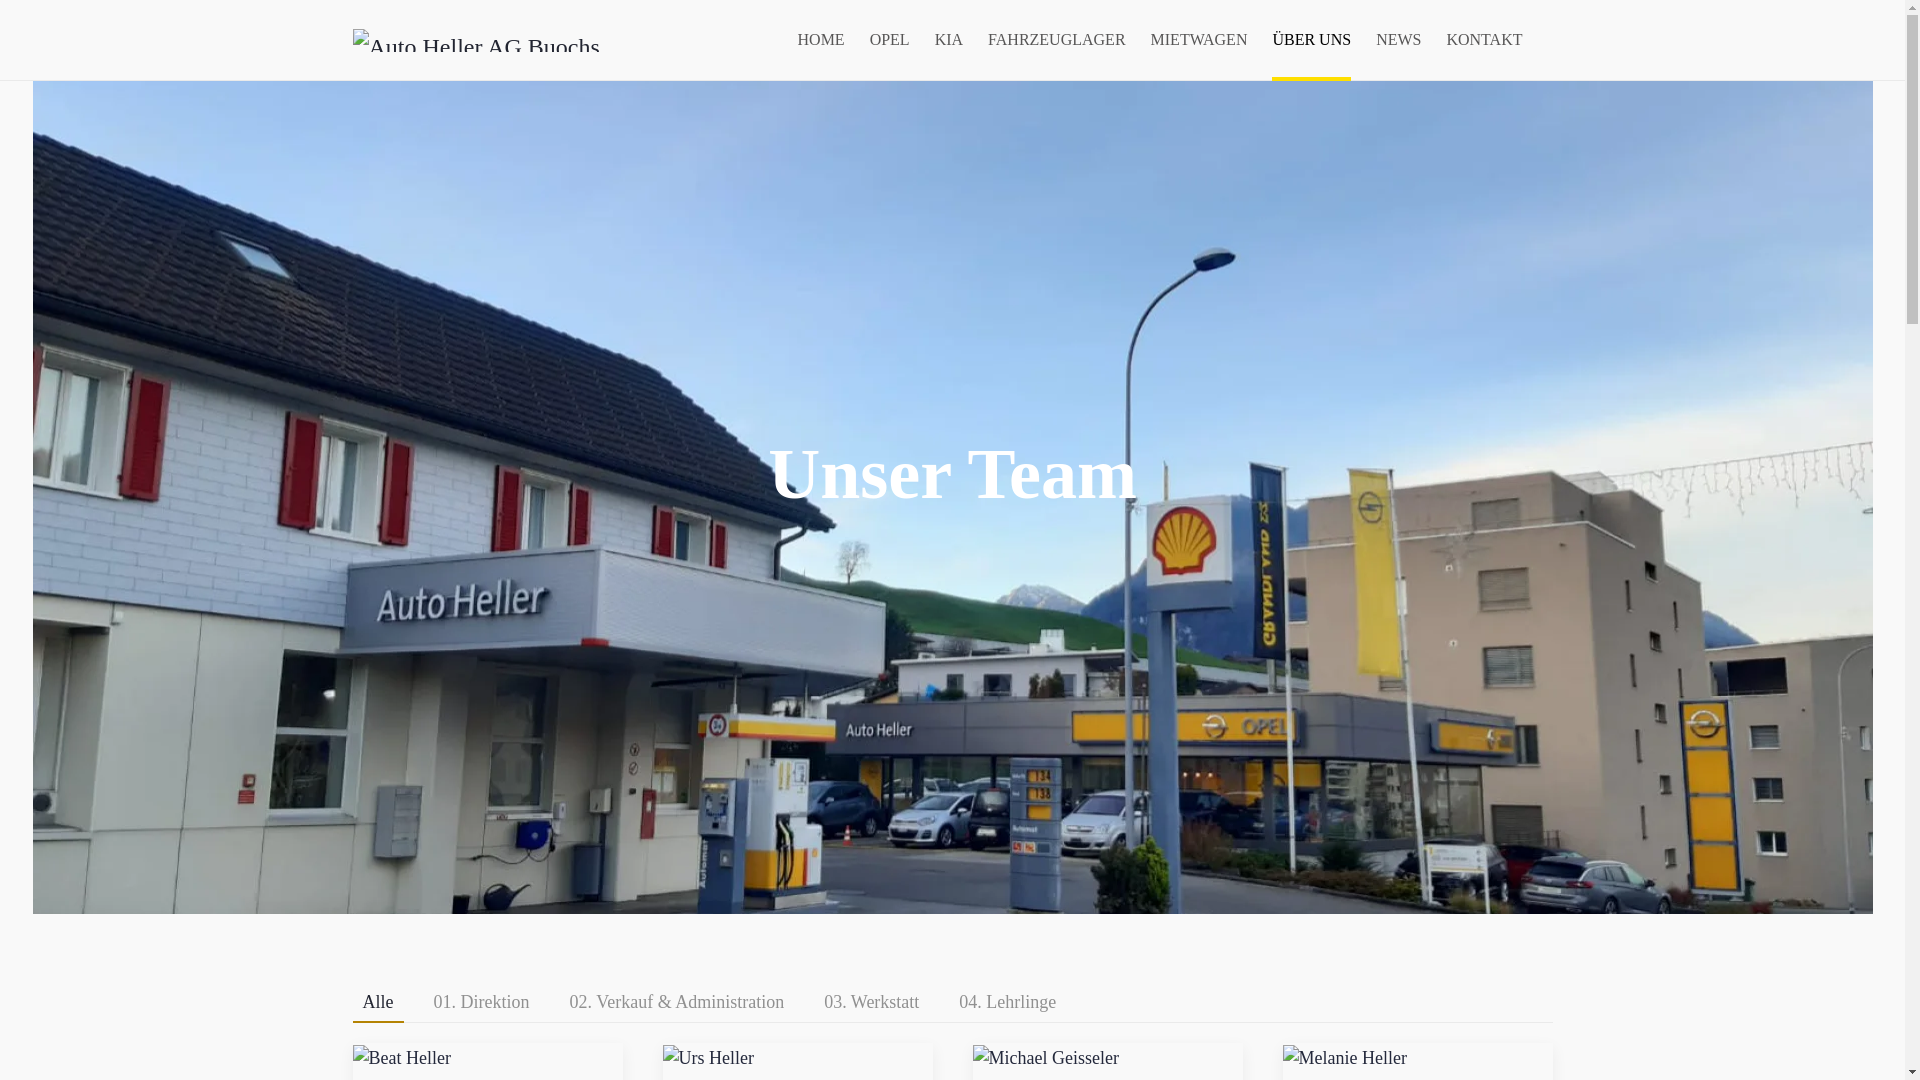 The image size is (1920, 1080). Describe the element at coordinates (948, 1003) in the screenshot. I see `'04. Lehrlinge'` at that location.